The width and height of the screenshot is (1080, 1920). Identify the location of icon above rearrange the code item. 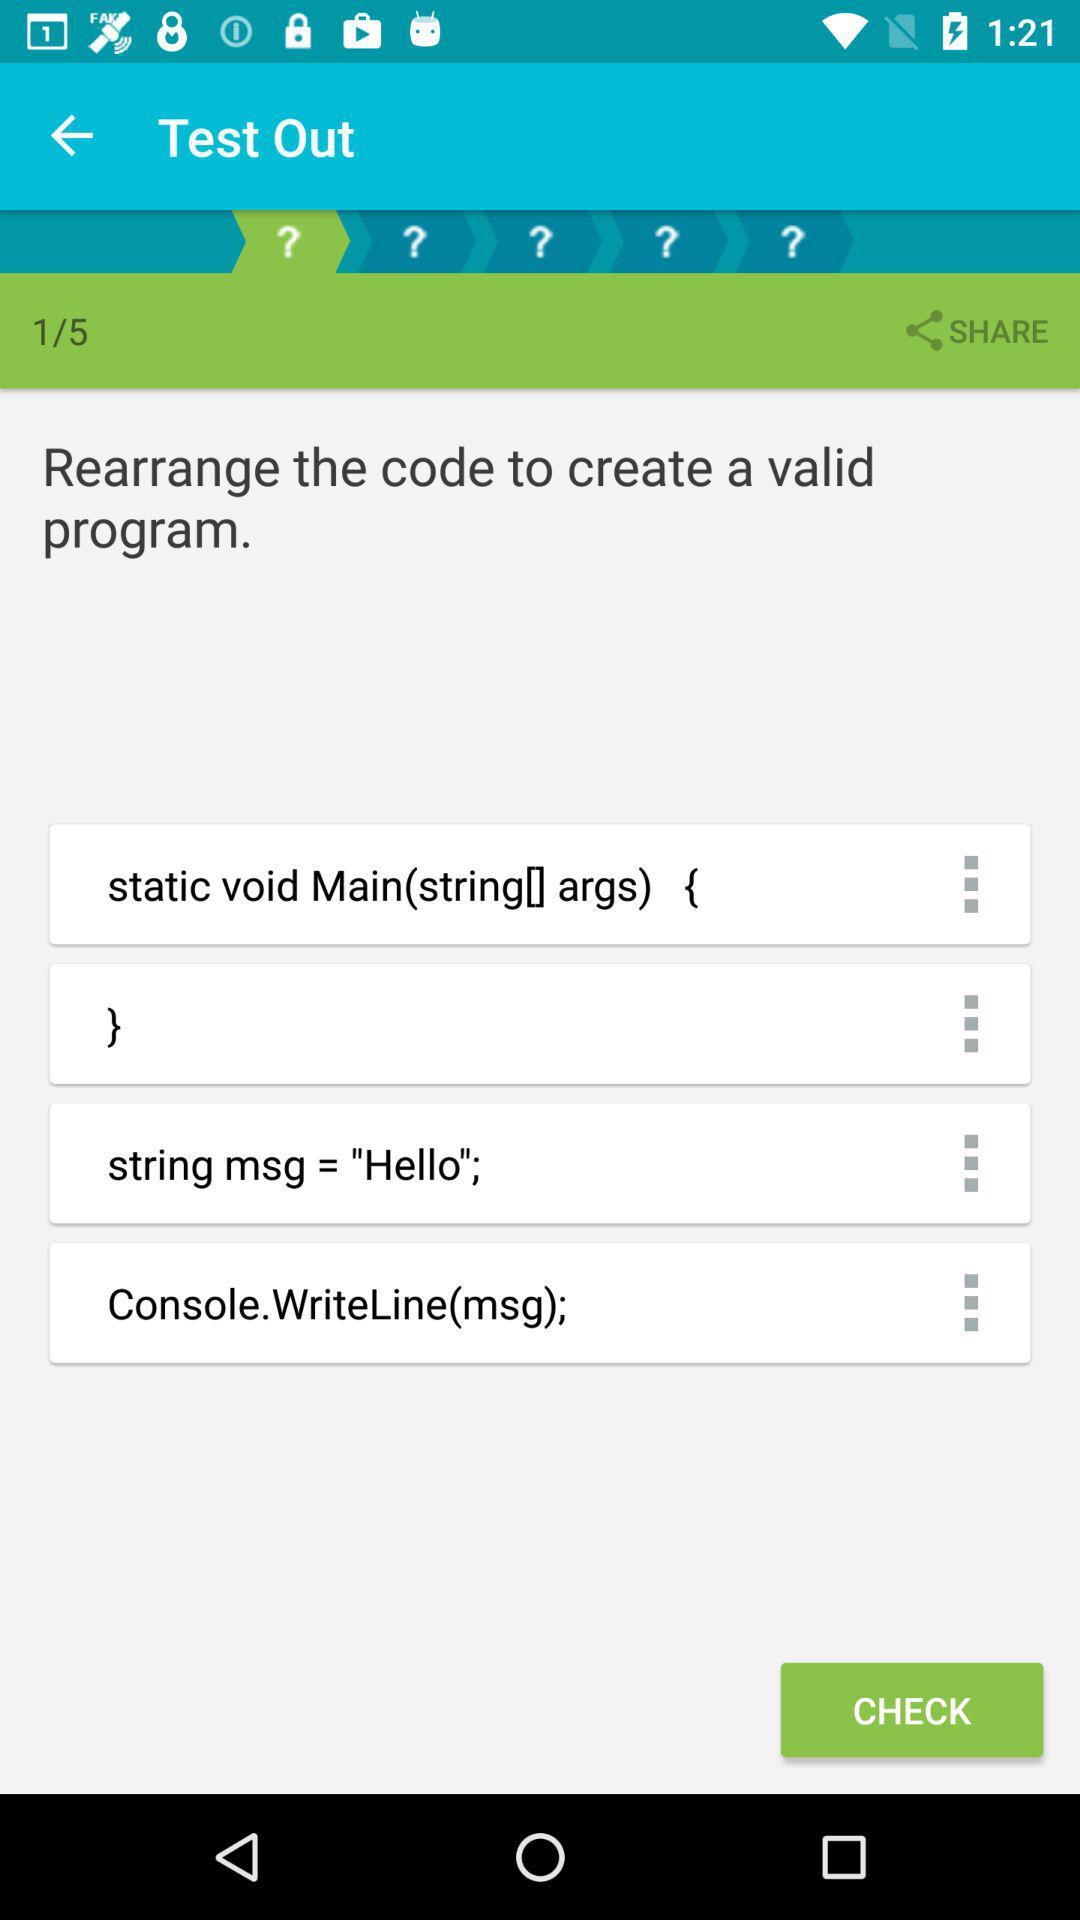
(973, 330).